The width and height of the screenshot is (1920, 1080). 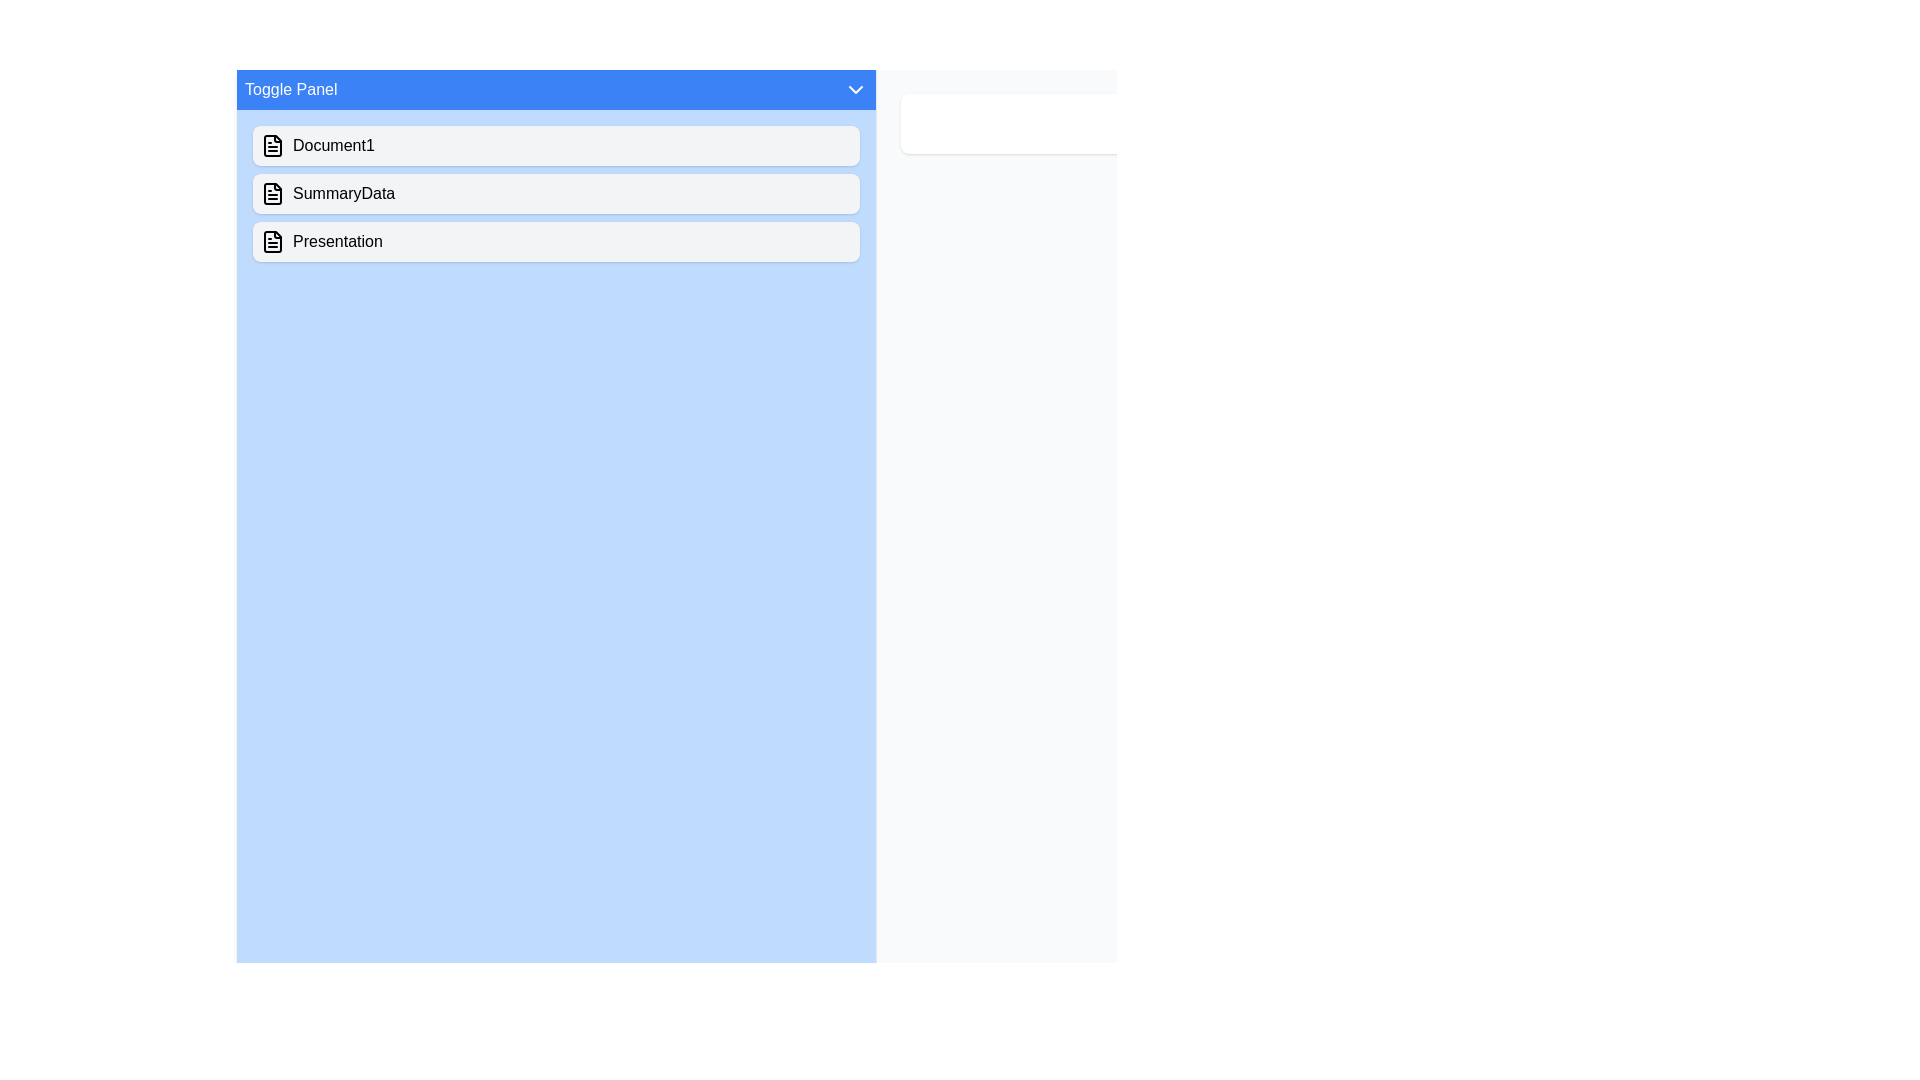 What do you see at coordinates (272, 145) in the screenshot?
I see `the icon representing the first document entry labeled 'Document1' in the vertical list under the 'Toggle Panel' header` at bounding box center [272, 145].